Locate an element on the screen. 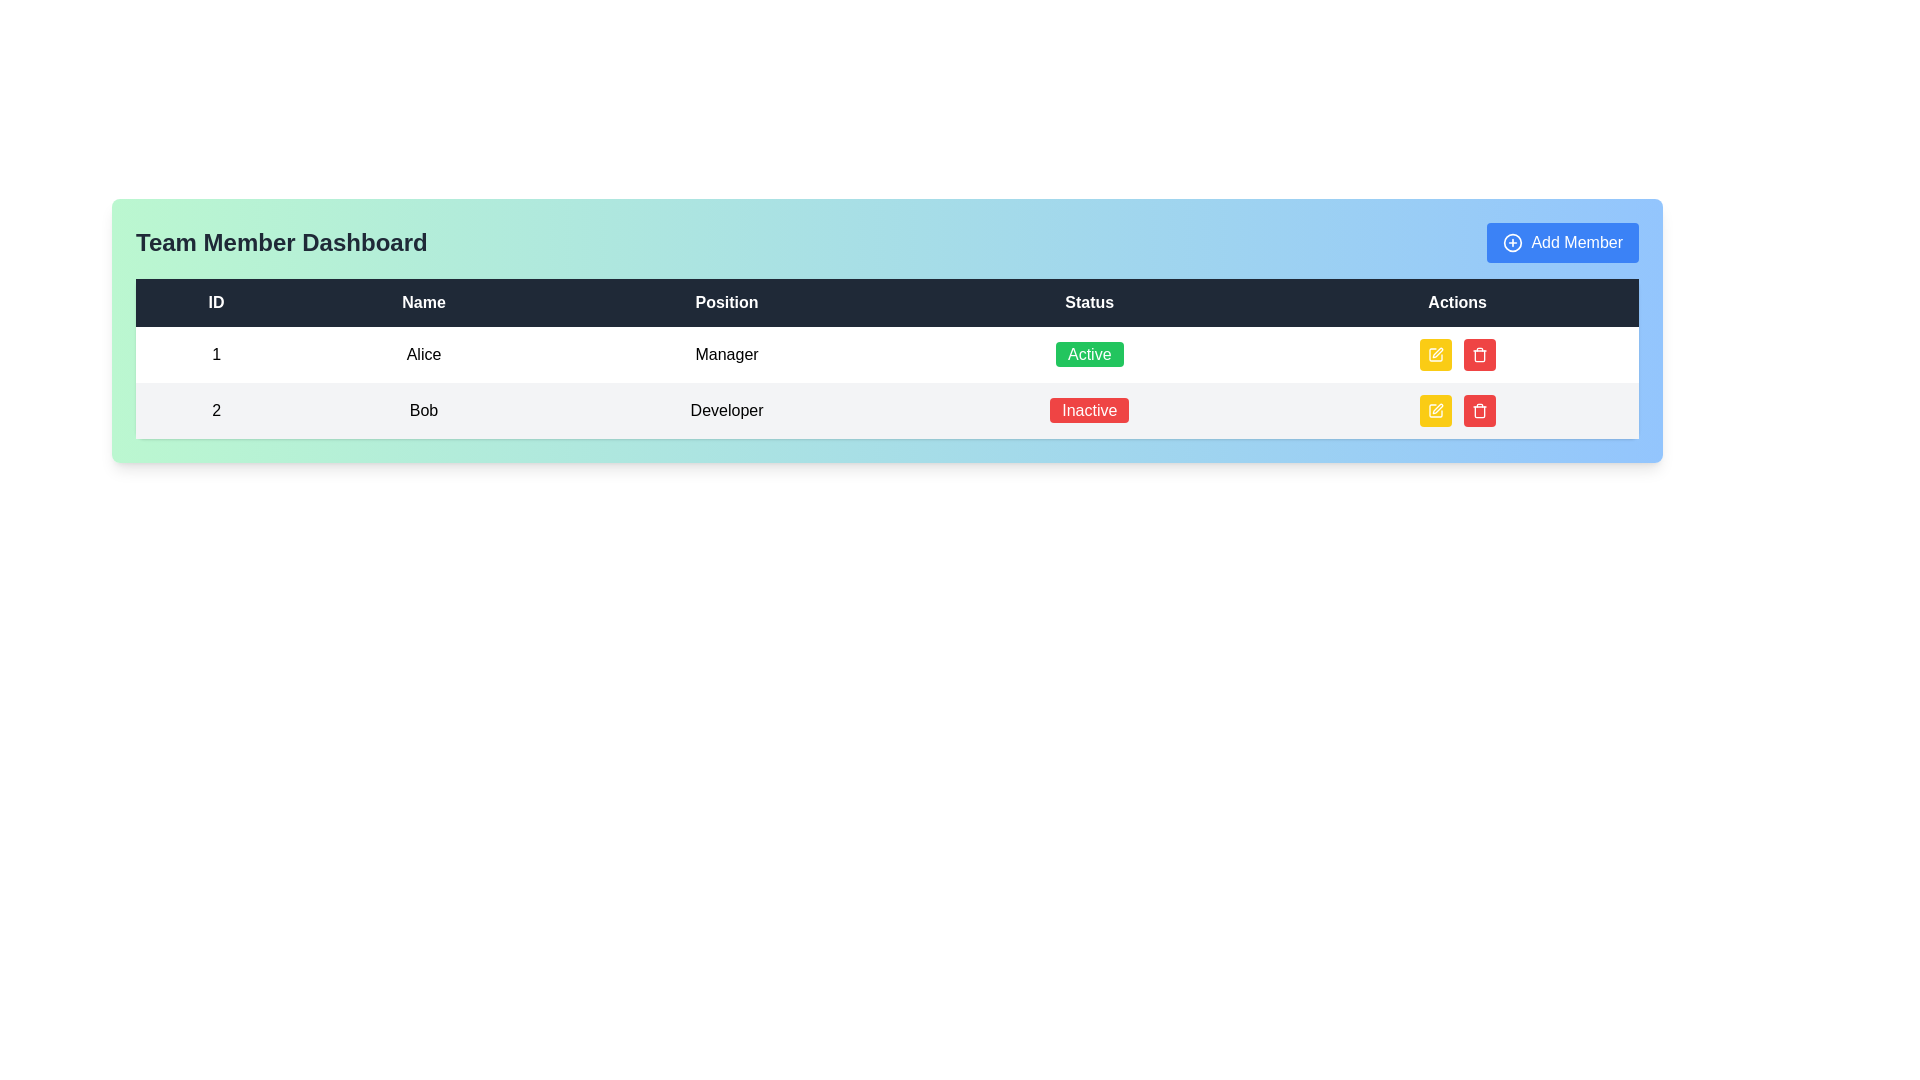  the pen icon embedded in the yellow circular button located in the 'Actions' column of the second row of the table is located at coordinates (1436, 352).